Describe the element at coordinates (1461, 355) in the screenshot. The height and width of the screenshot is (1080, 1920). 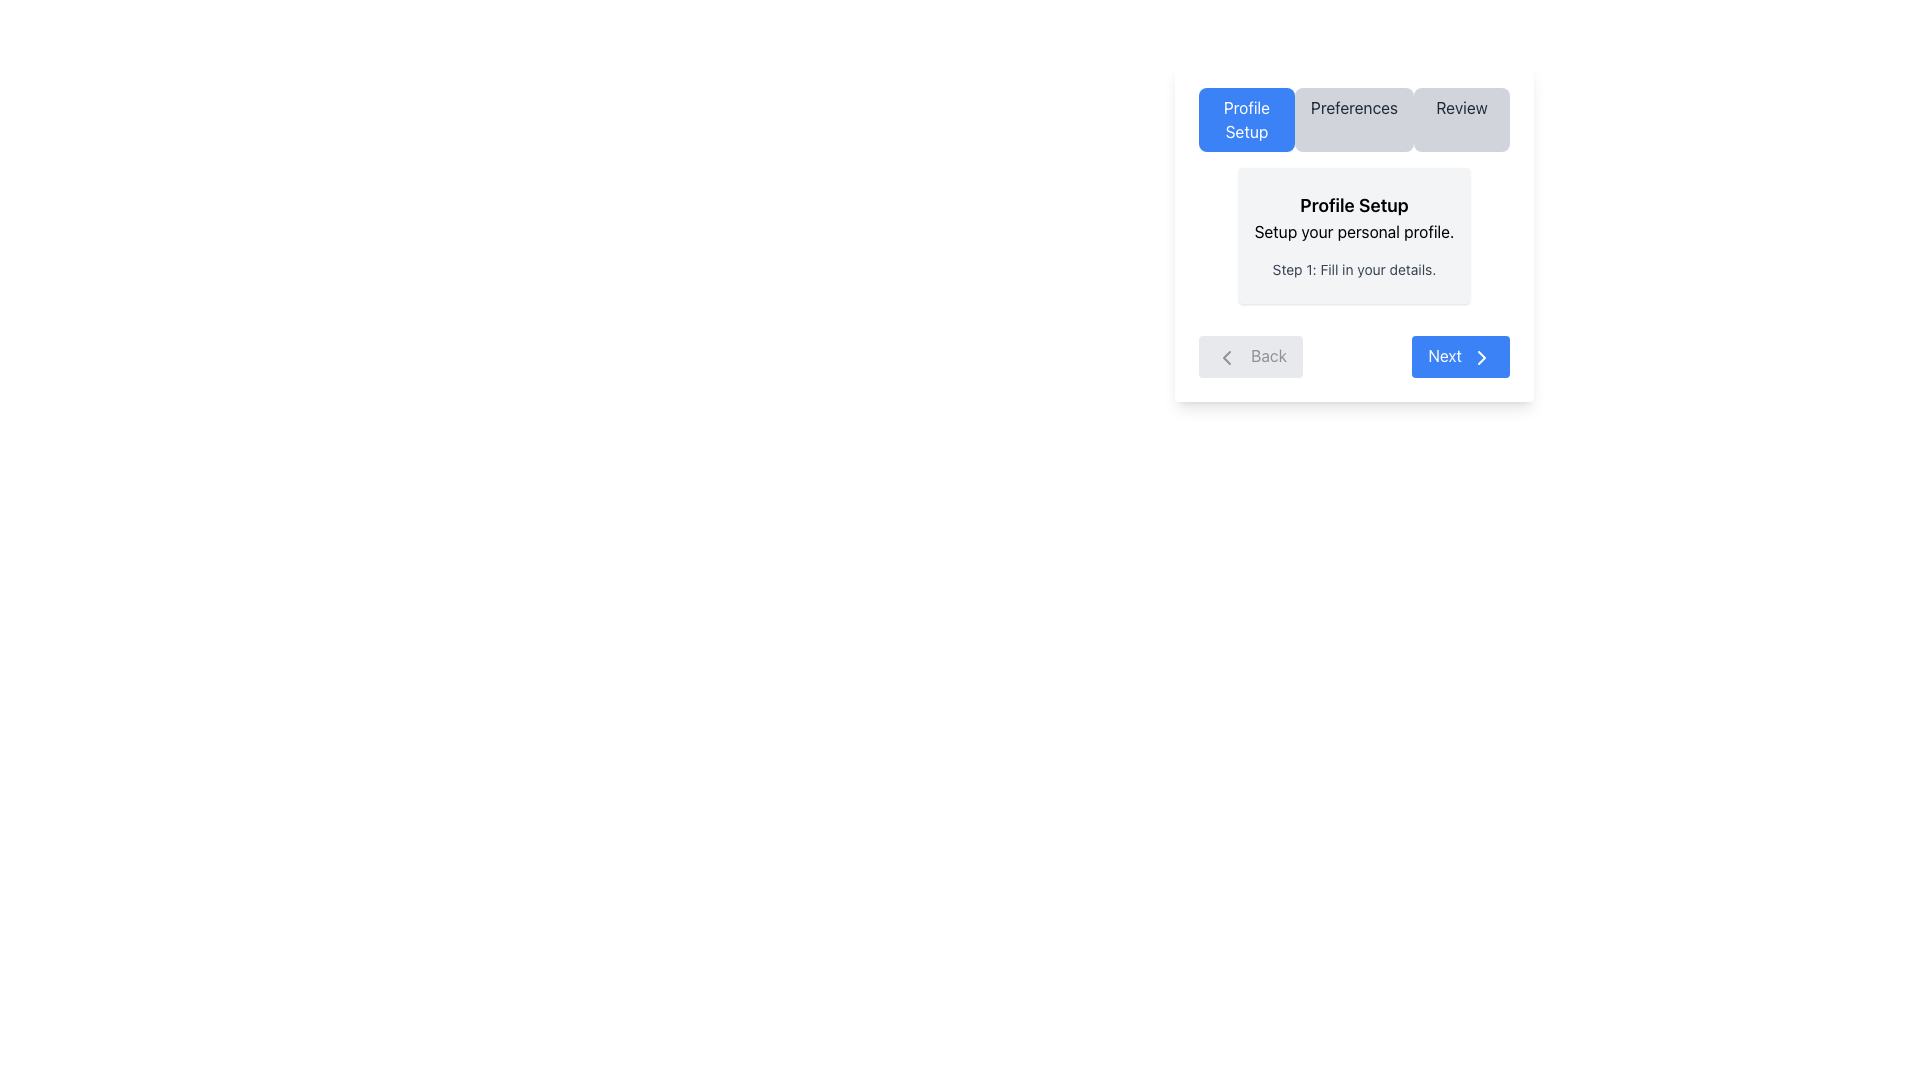
I see `the 'Next' button, which is a rectangular button with rounded corners, blue background, and white text labeled 'Next' with a right-pointing chevron icon, located in the bottom-right of the interface` at that location.